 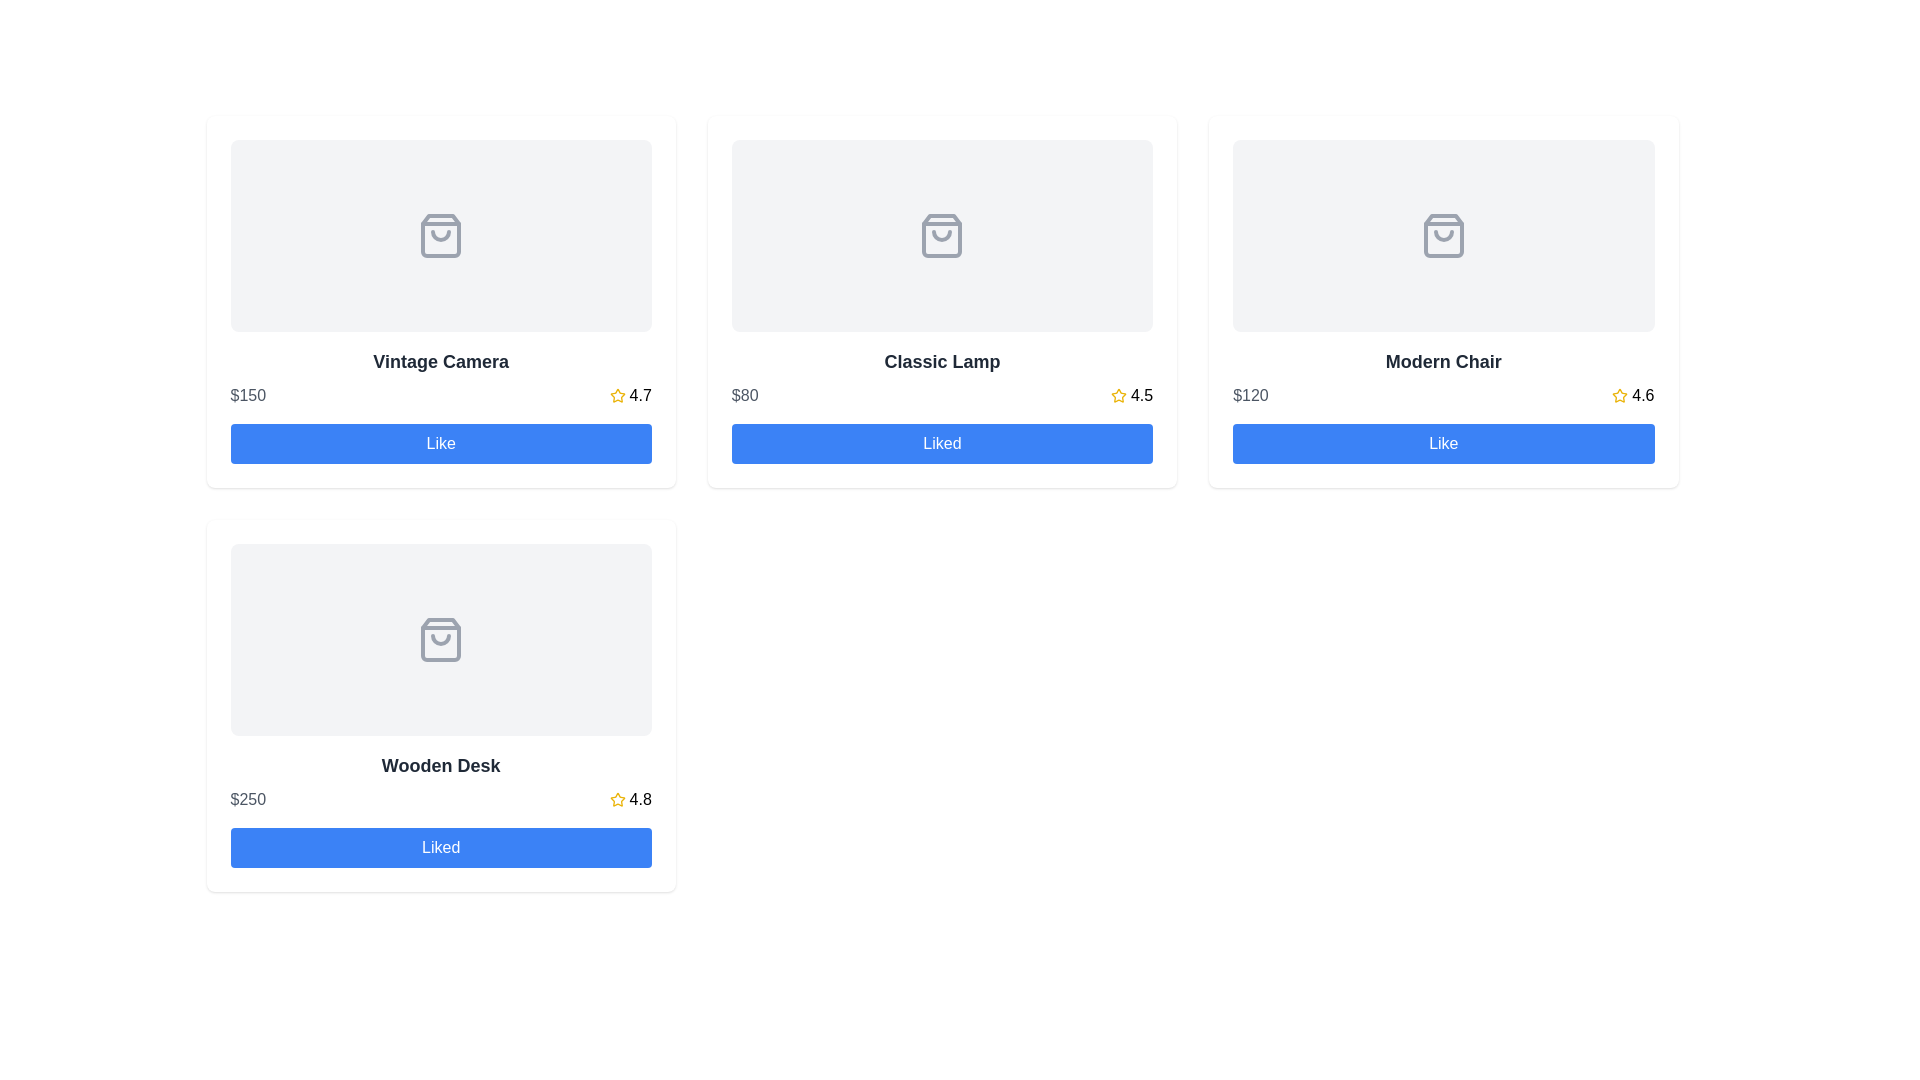 I want to click on the first product summary card in the grid layout, so click(x=440, y=378).